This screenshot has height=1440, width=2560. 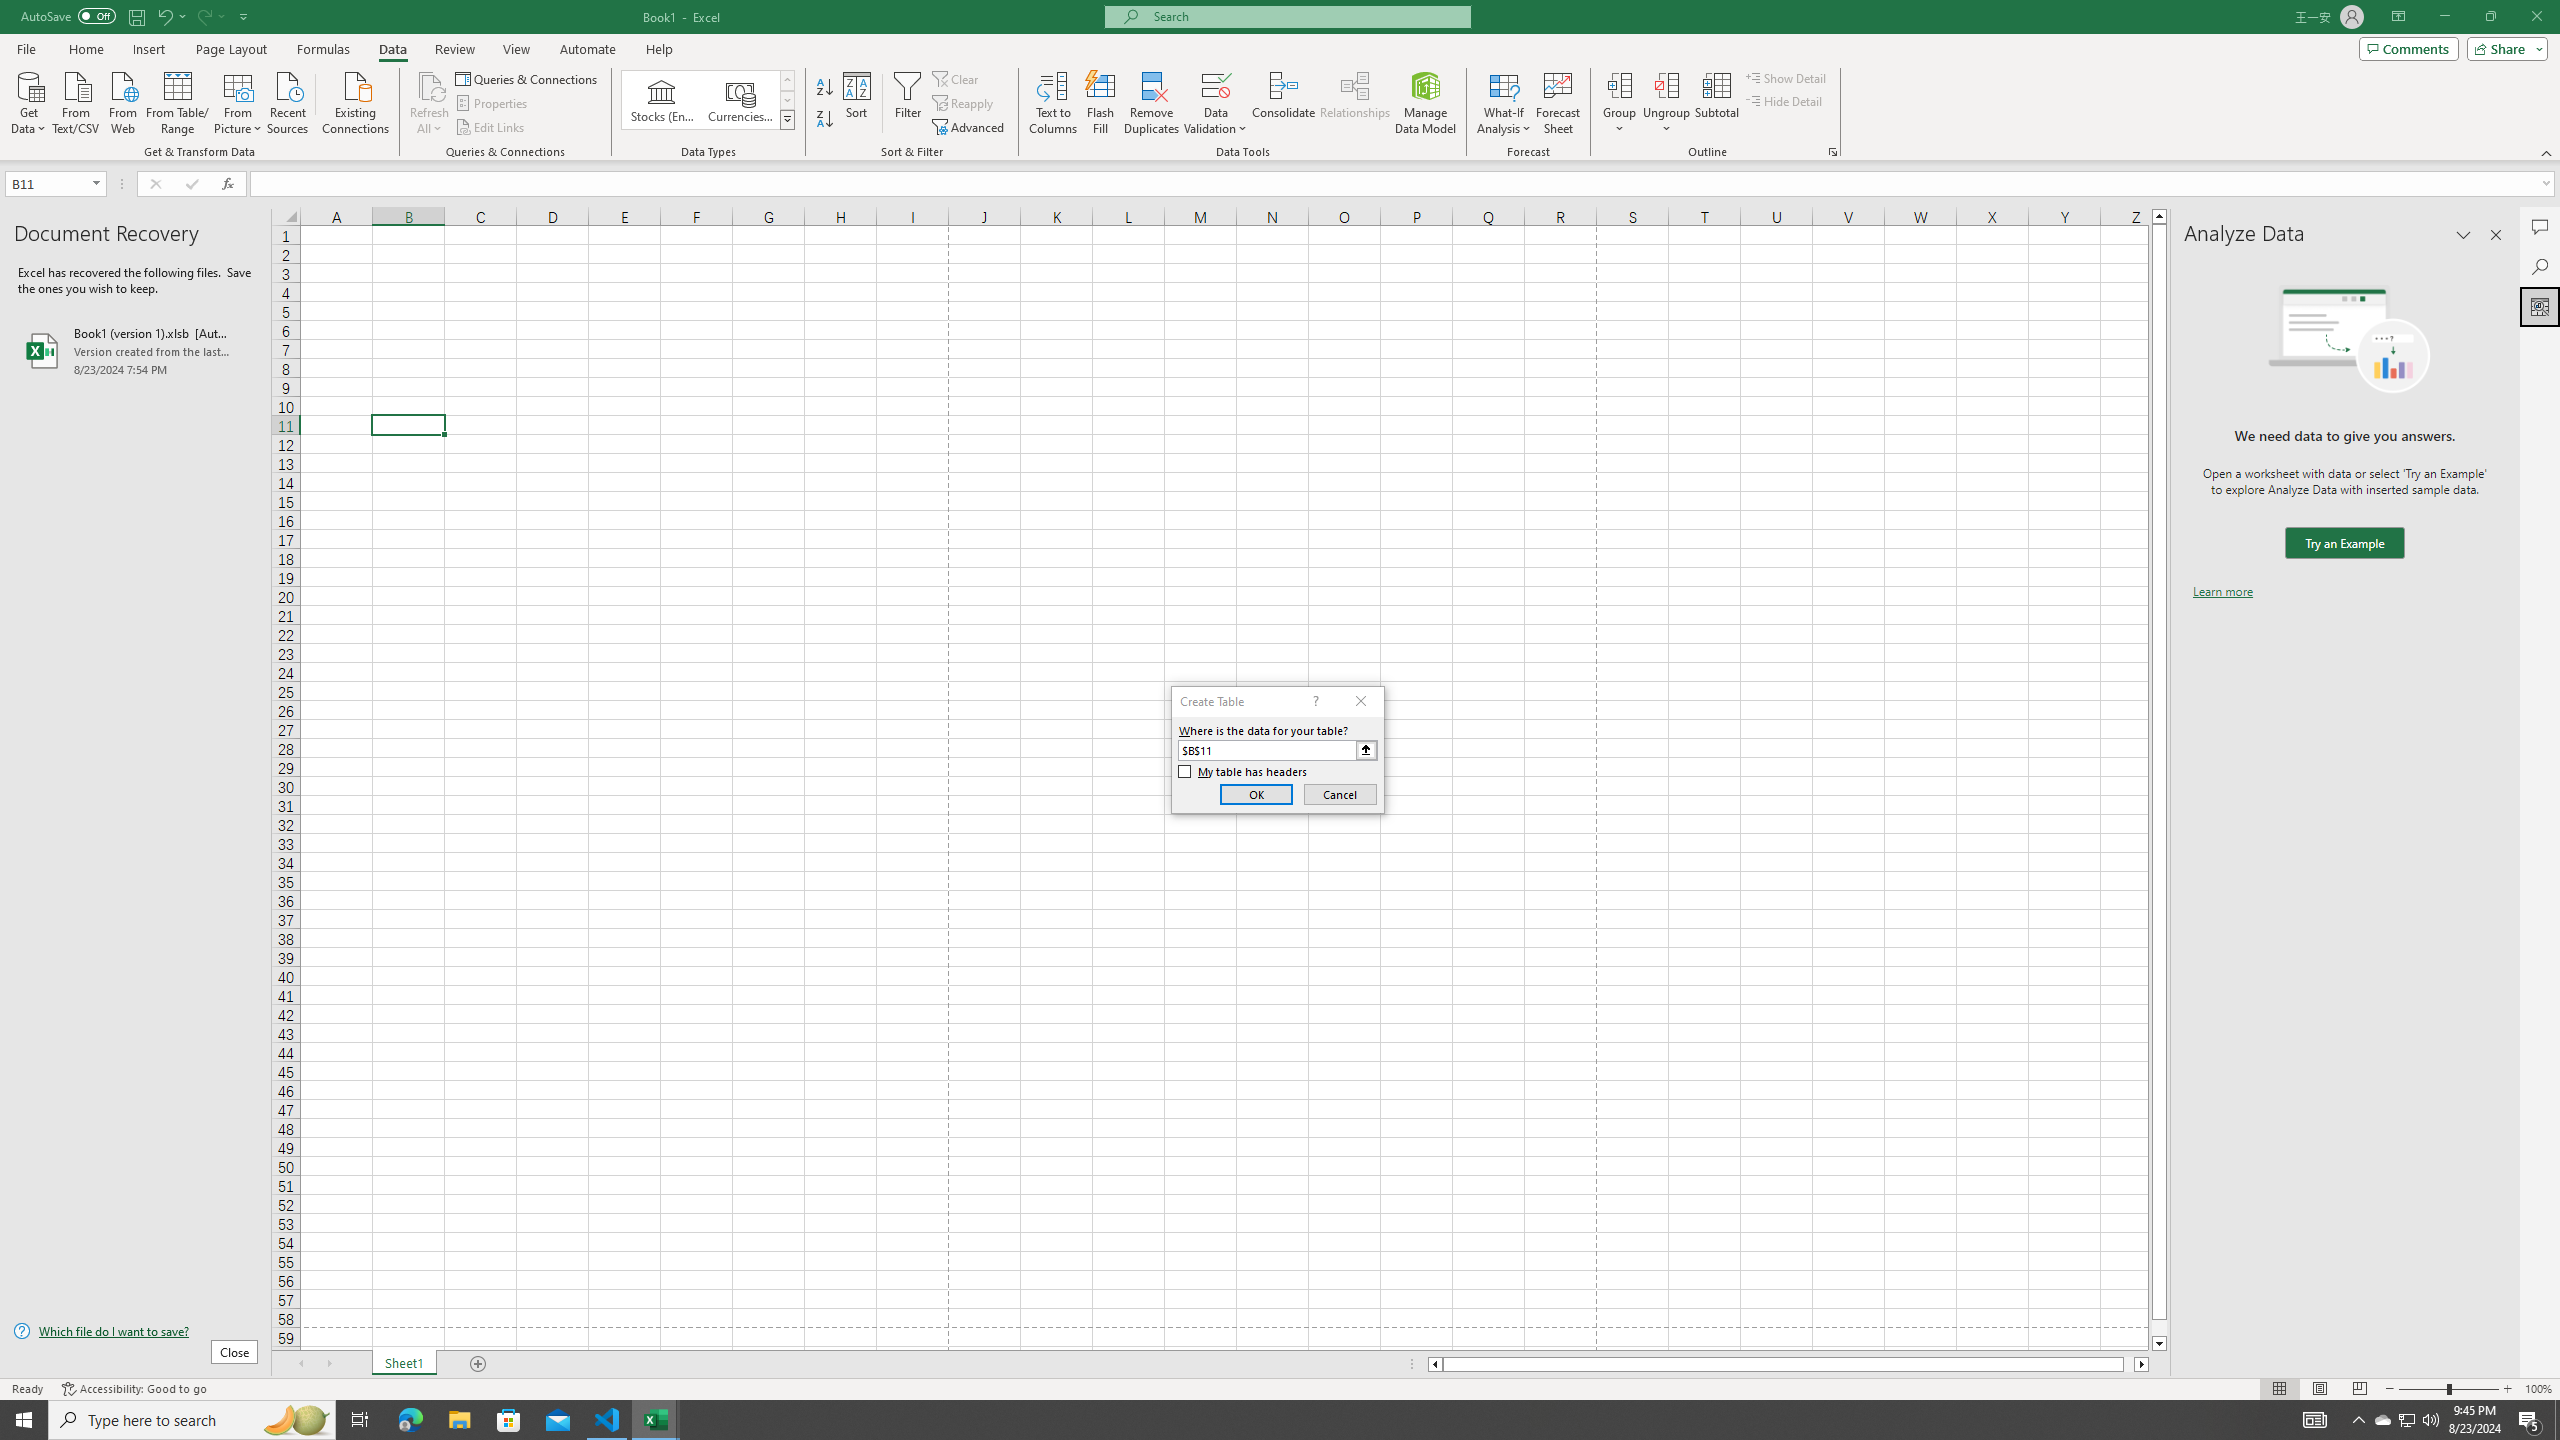 I want to click on 'From Web', so click(x=122, y=100).